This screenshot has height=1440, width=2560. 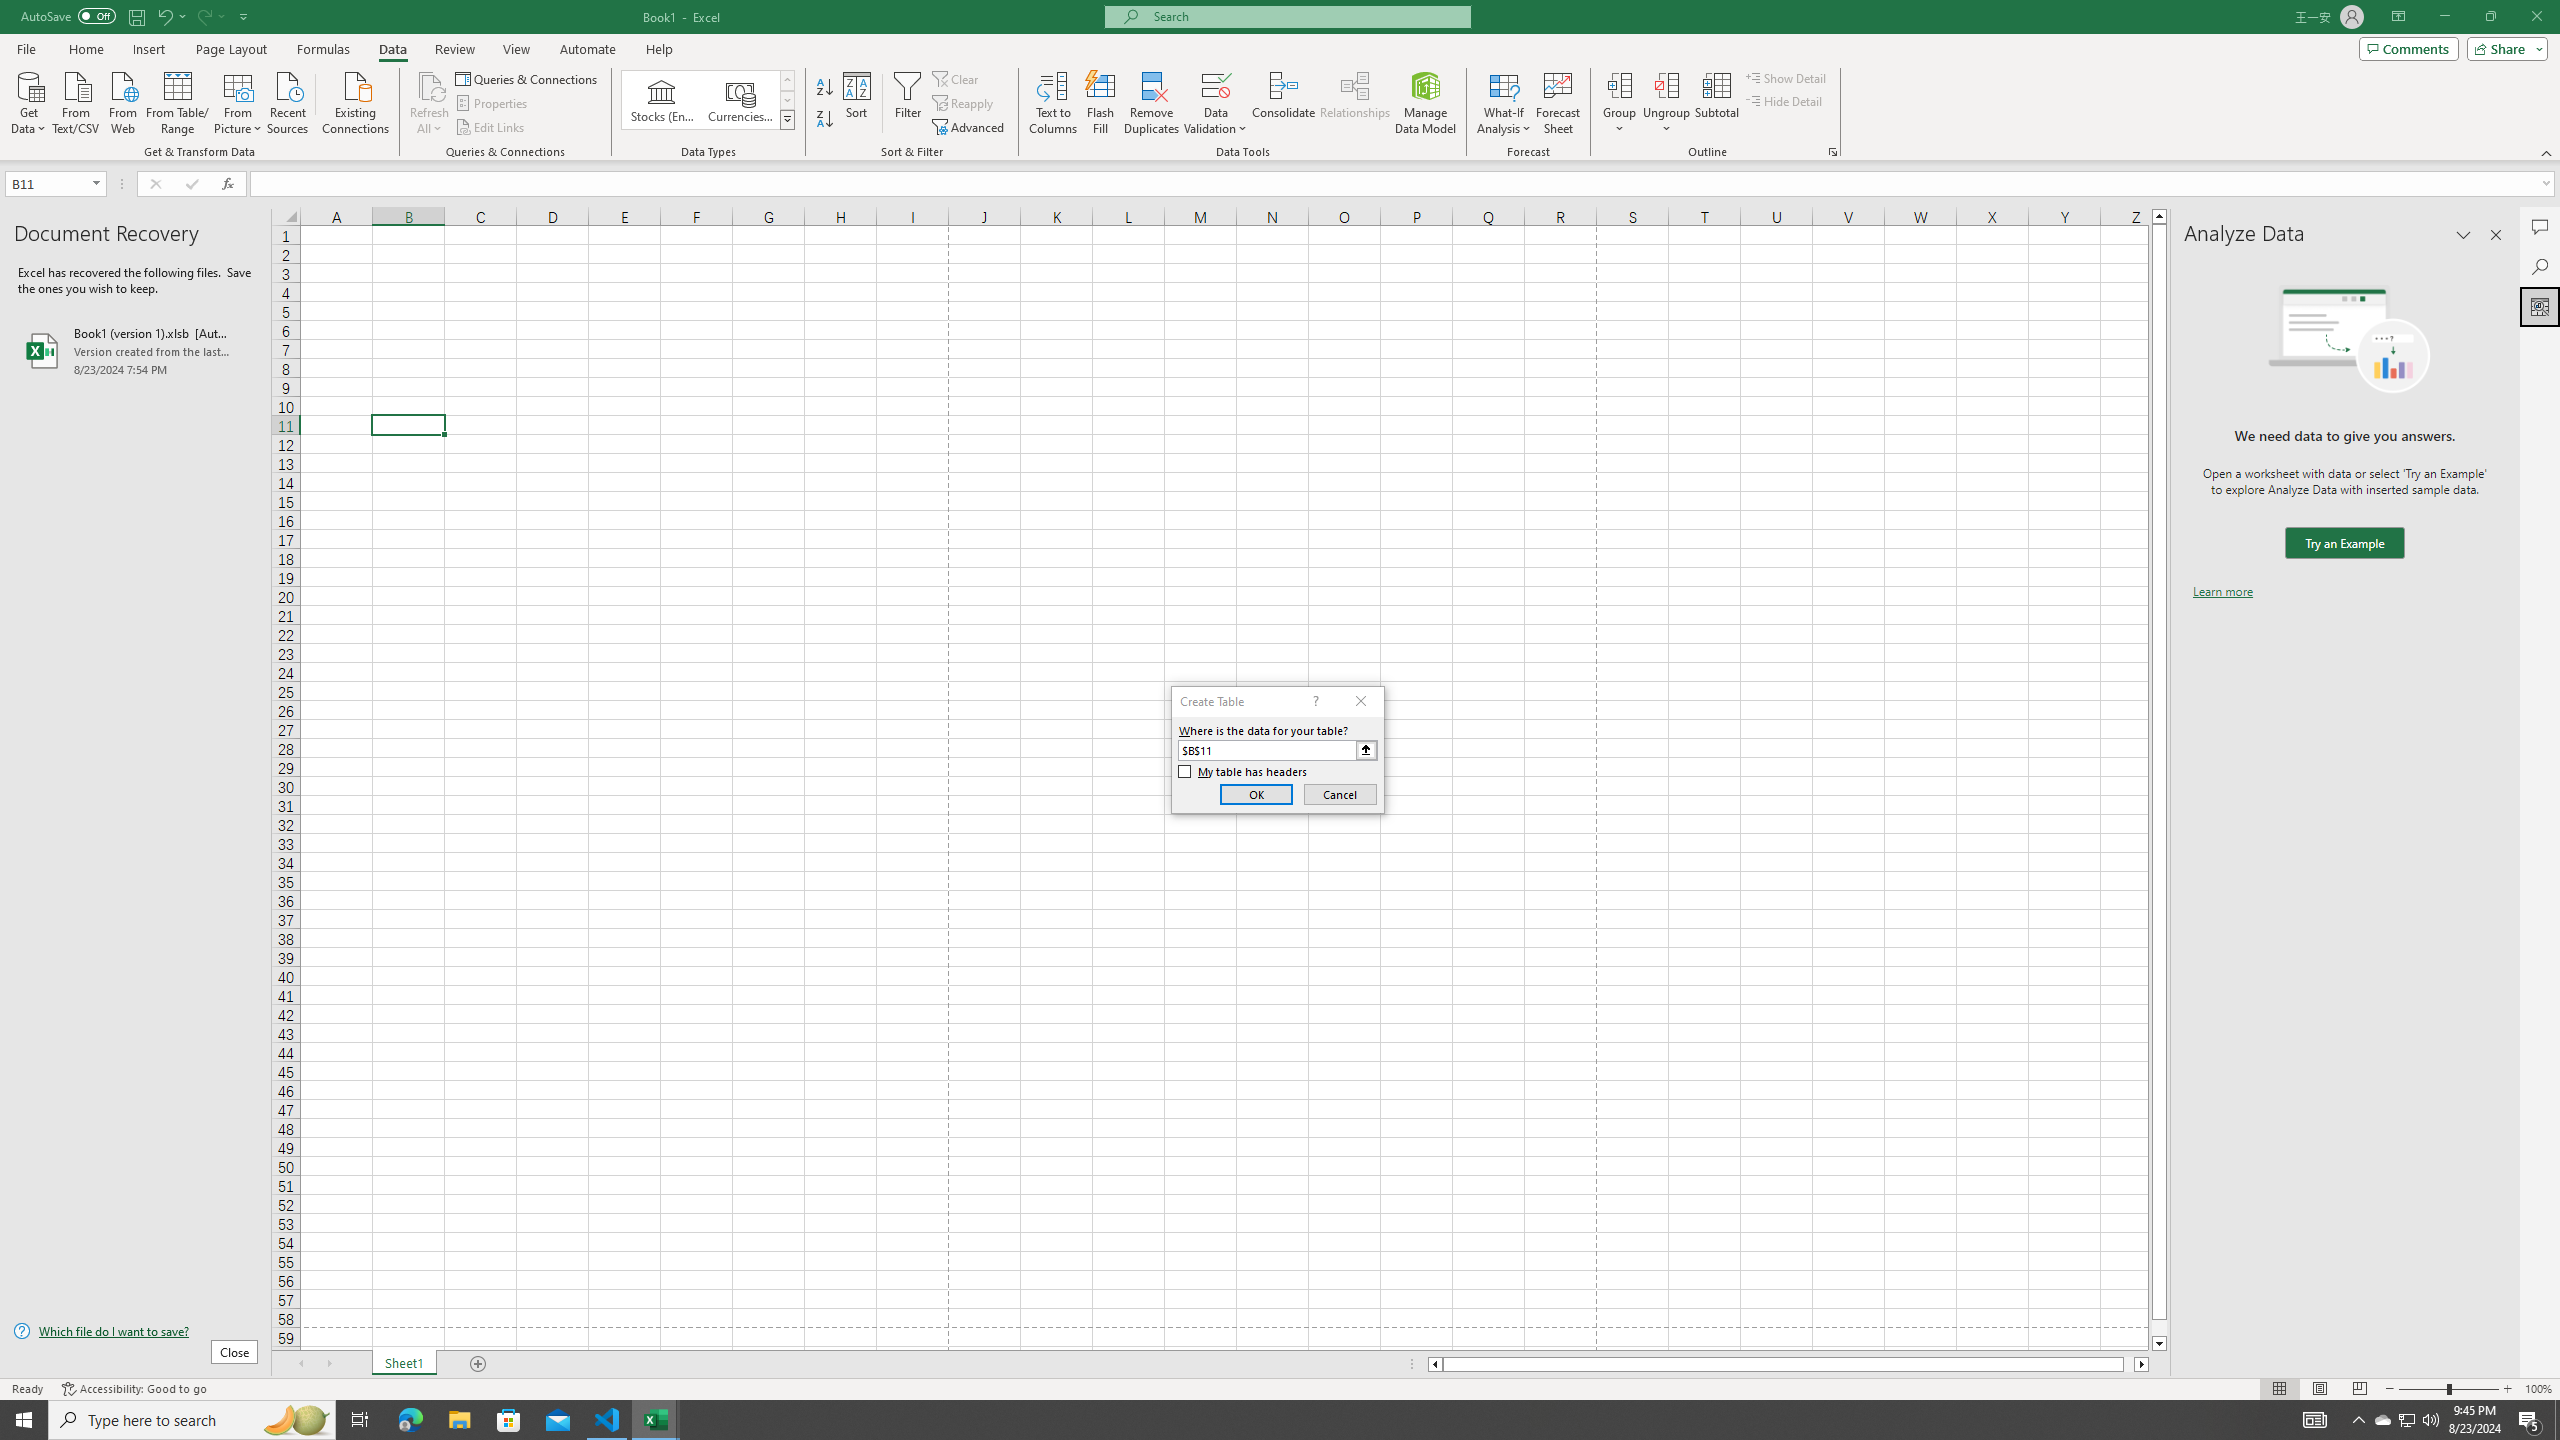 I want to click on 'From Web', so click(x=122, y=100).